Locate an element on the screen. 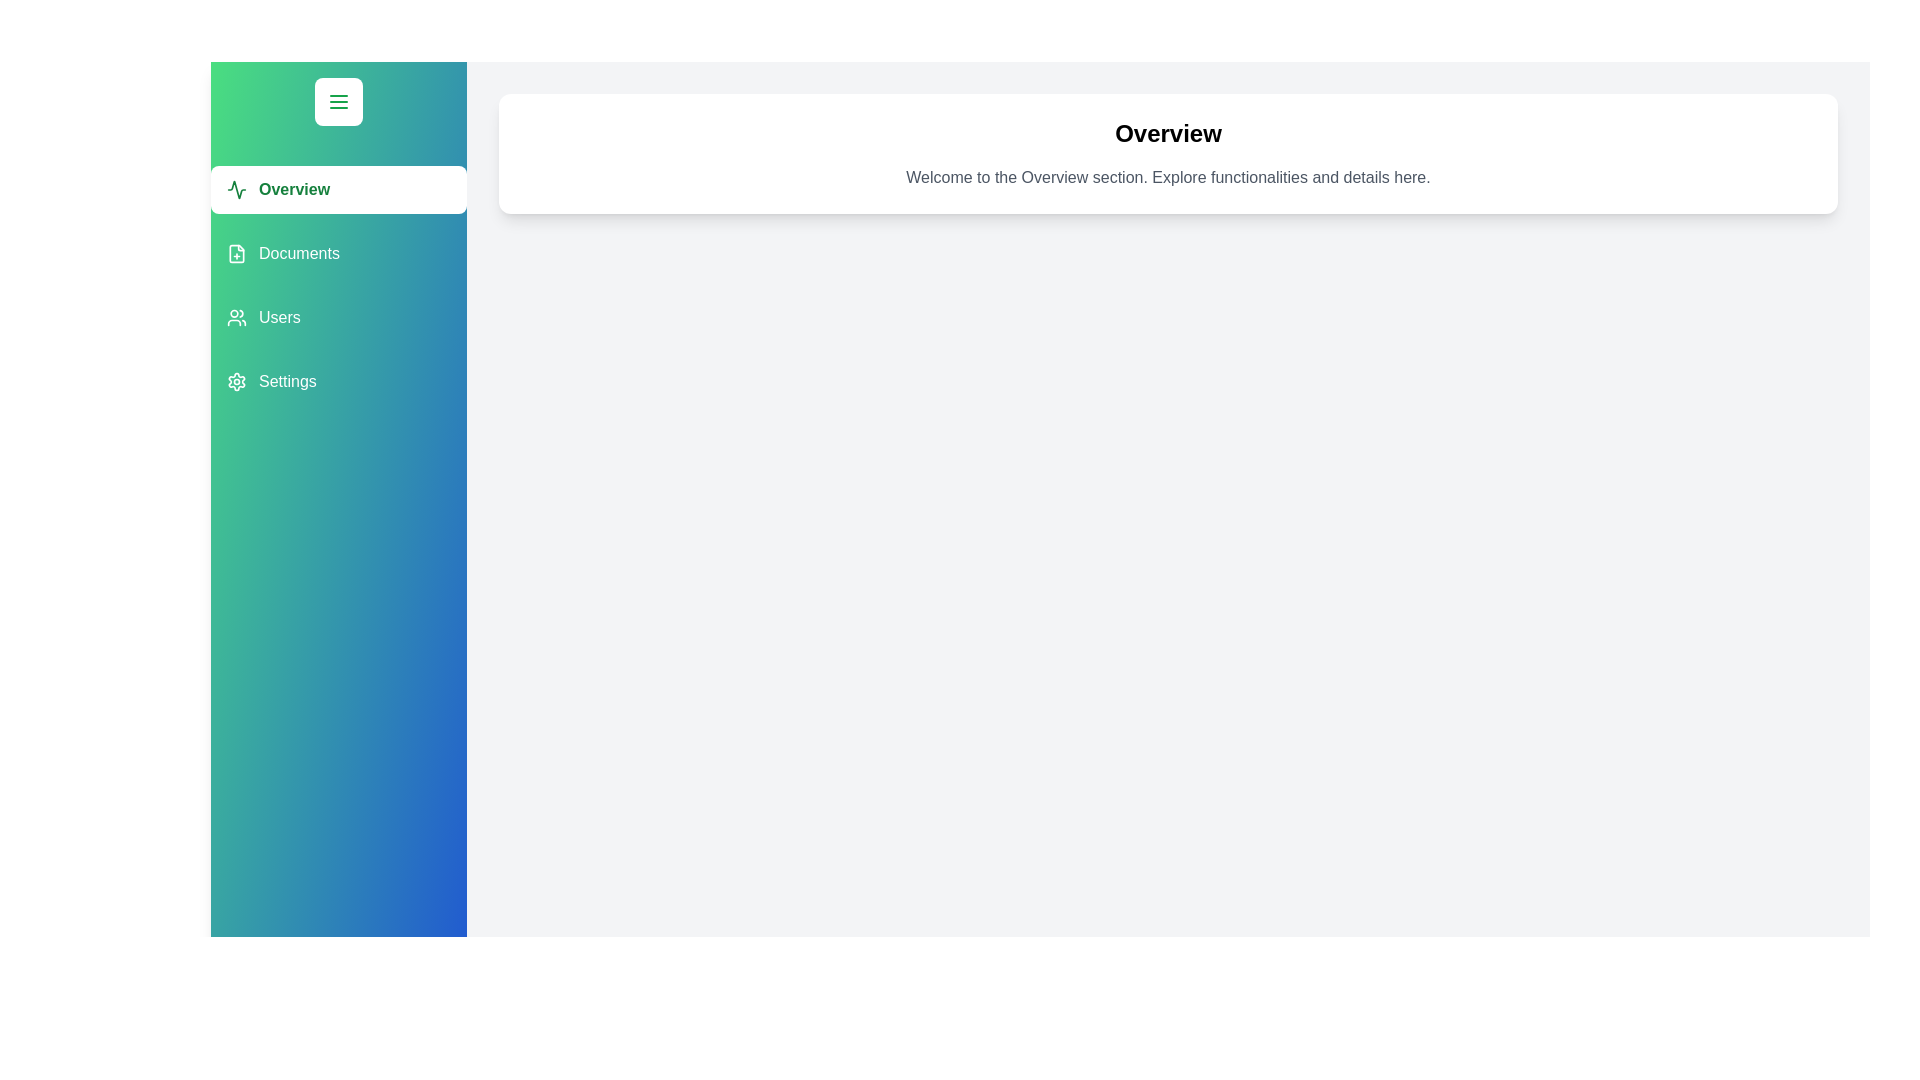 This screenshot has width=1920, height=1080. the button labeled Users is located at coordinates (339, 316).